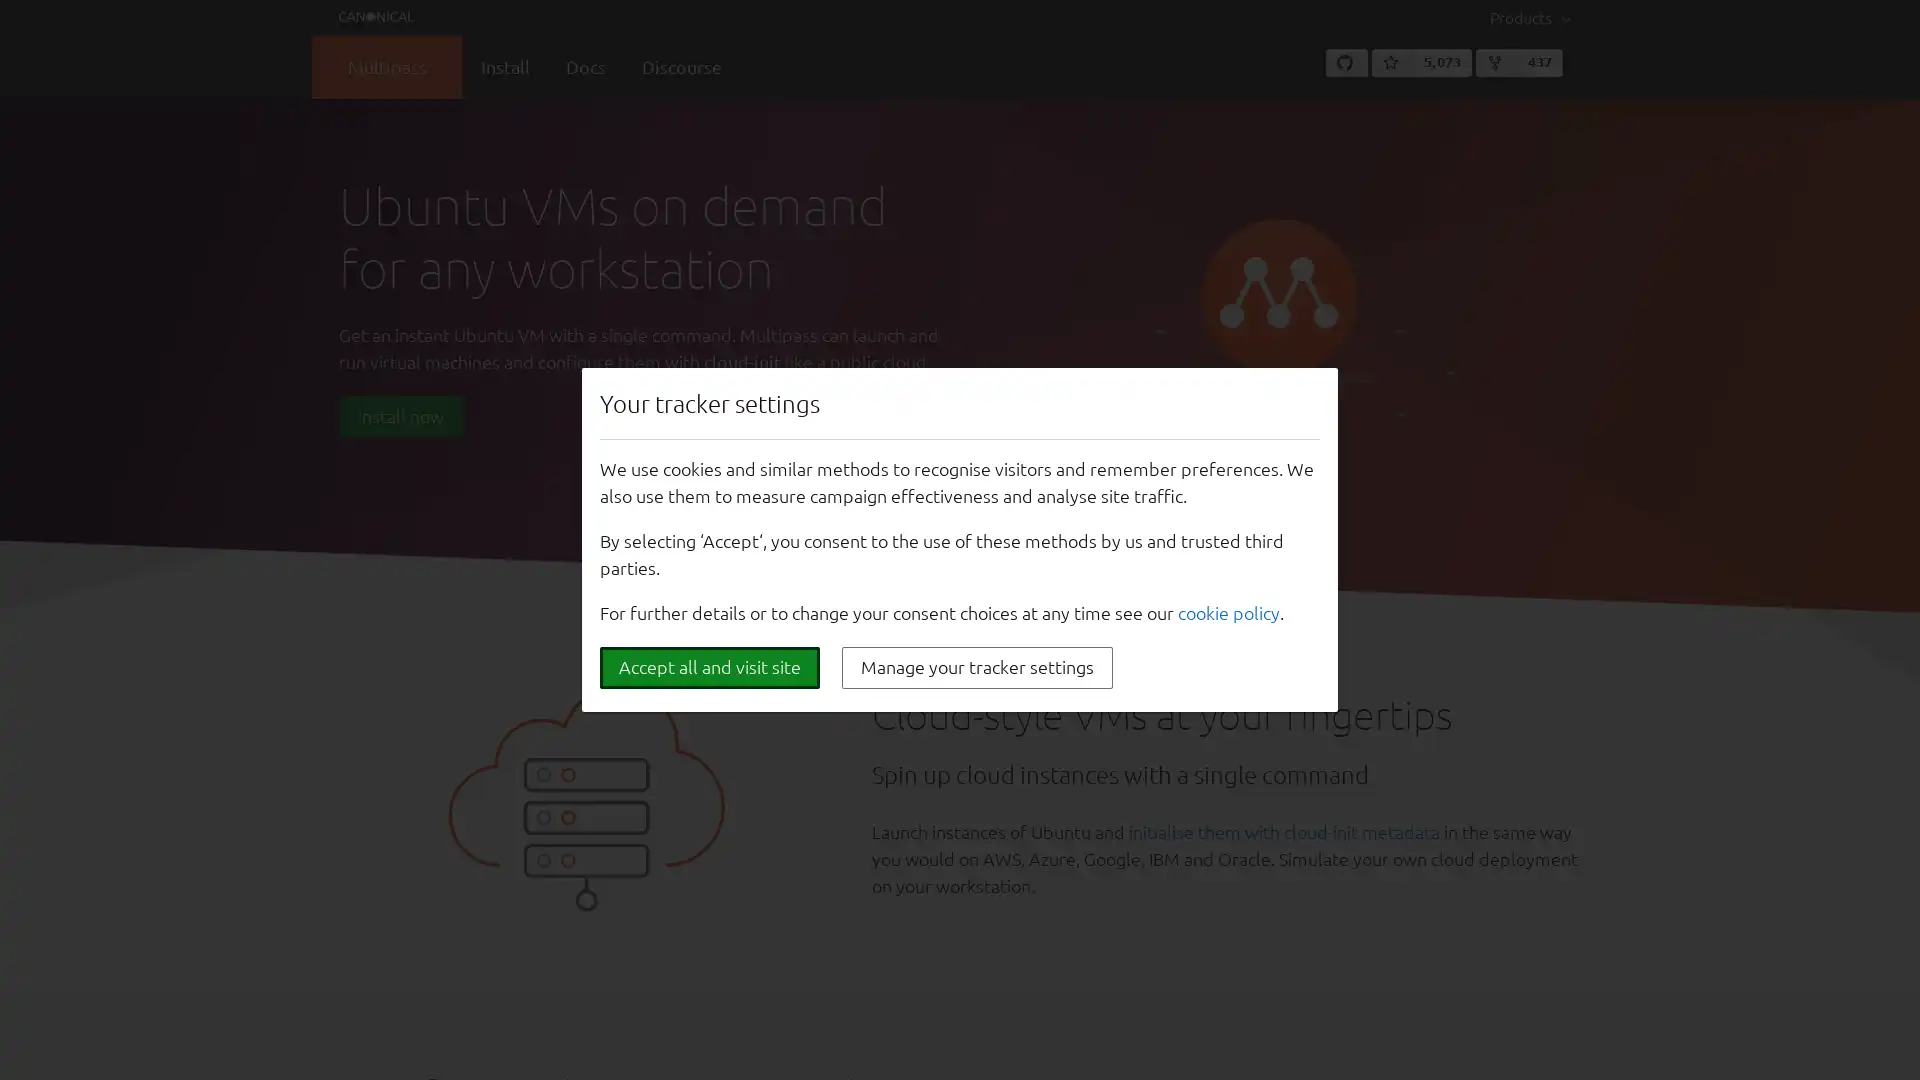 The image size is (1920, 1080). I want to click on Manage your tracker settings, so click(977, 667).